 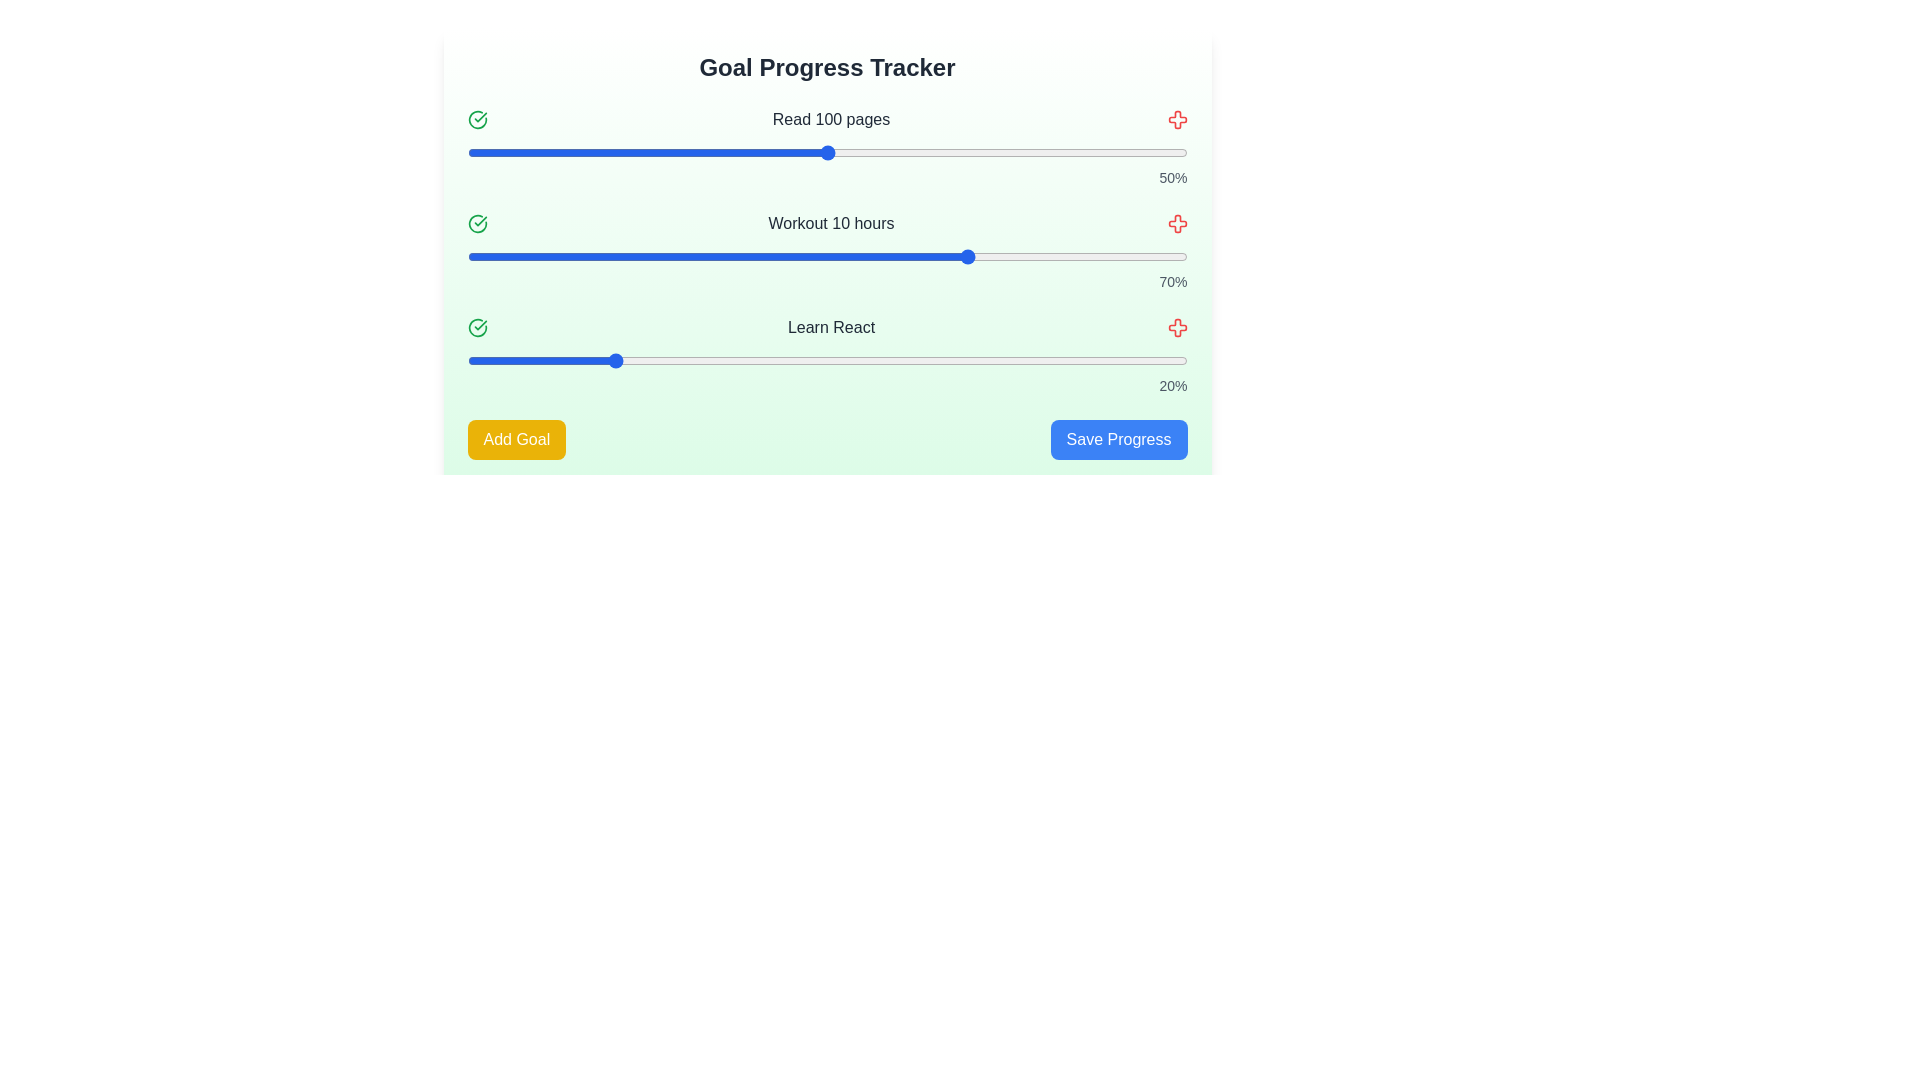 I want to click on the progress slider for the goal 'Read 100 pages' to 1%, so click(x=473, y=152).